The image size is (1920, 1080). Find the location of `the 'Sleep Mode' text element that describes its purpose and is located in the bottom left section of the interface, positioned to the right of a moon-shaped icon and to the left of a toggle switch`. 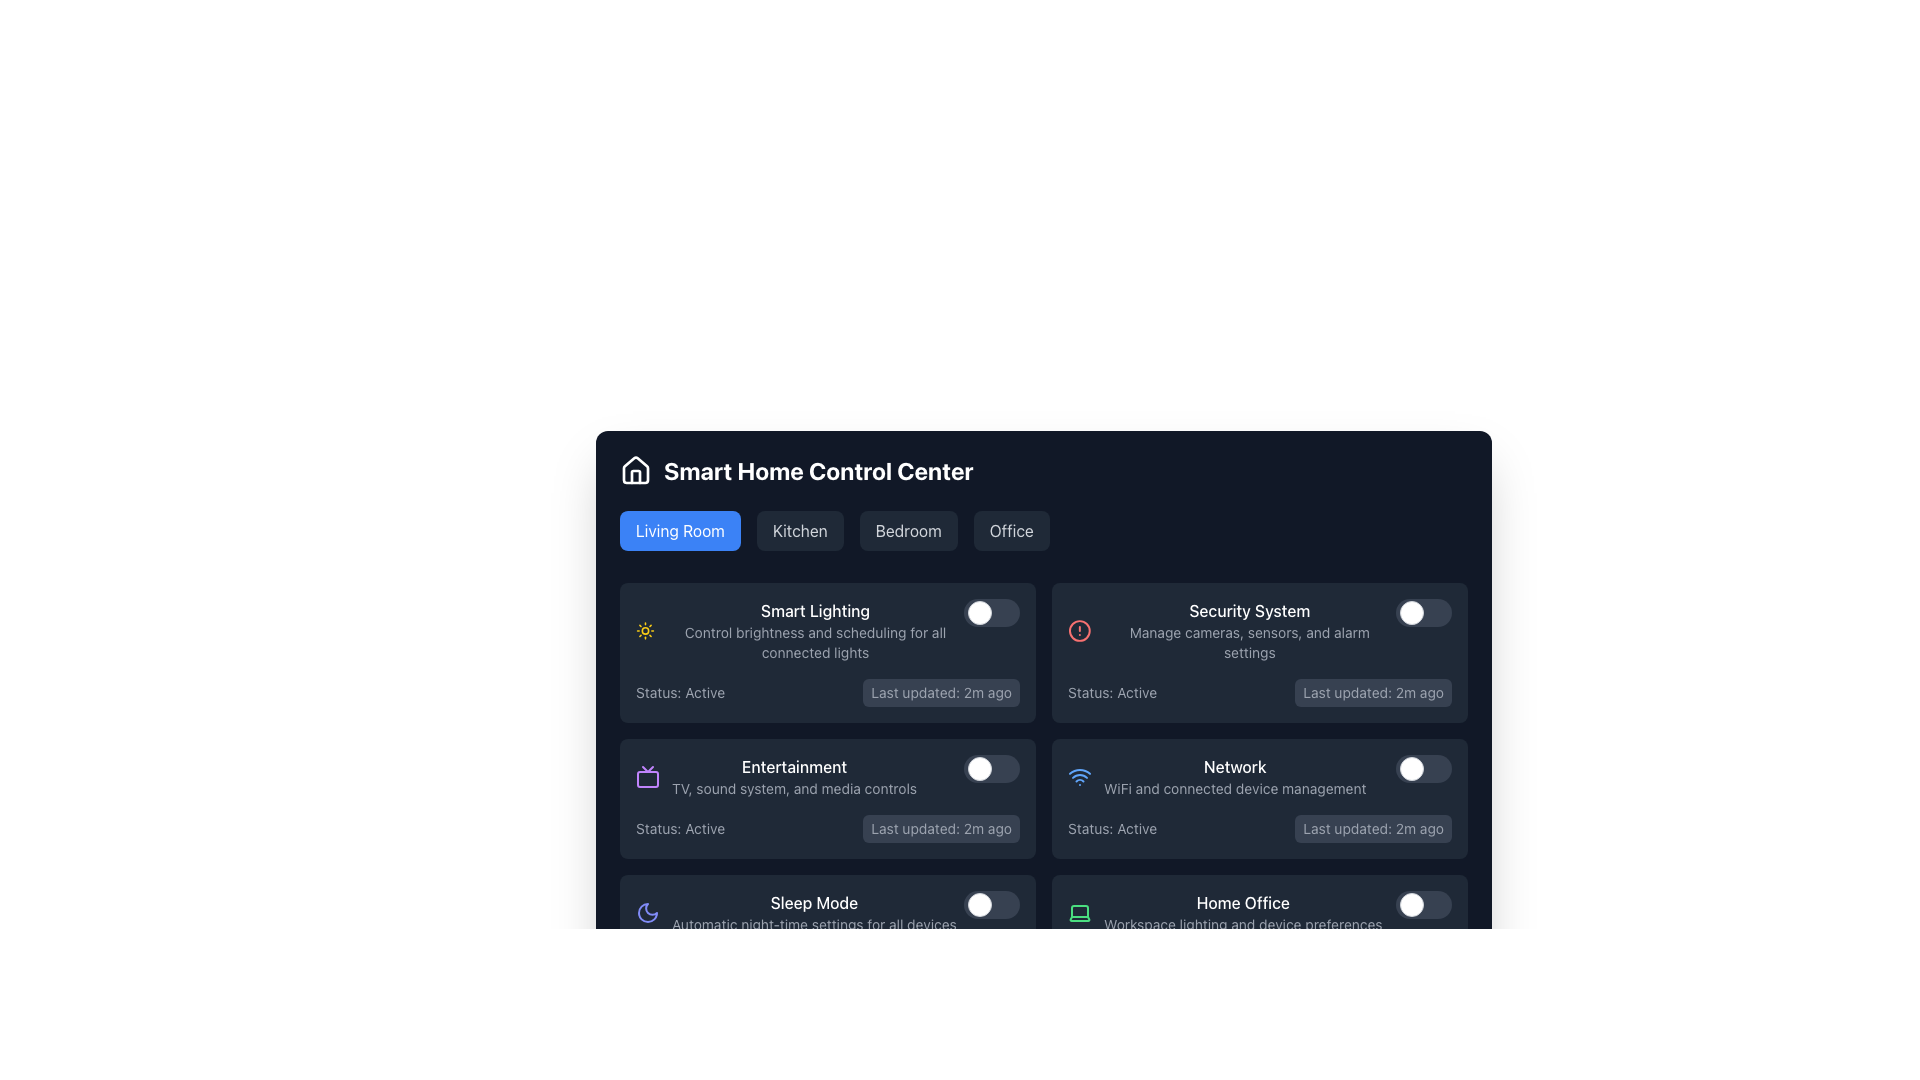

the 'Sleep Mode' text element that describes its purpose and is located in the bottom left section of the interface, positioned to the right of a moon-shaped icon and to the left of a toggle switch is located at coordinates (814, 913).